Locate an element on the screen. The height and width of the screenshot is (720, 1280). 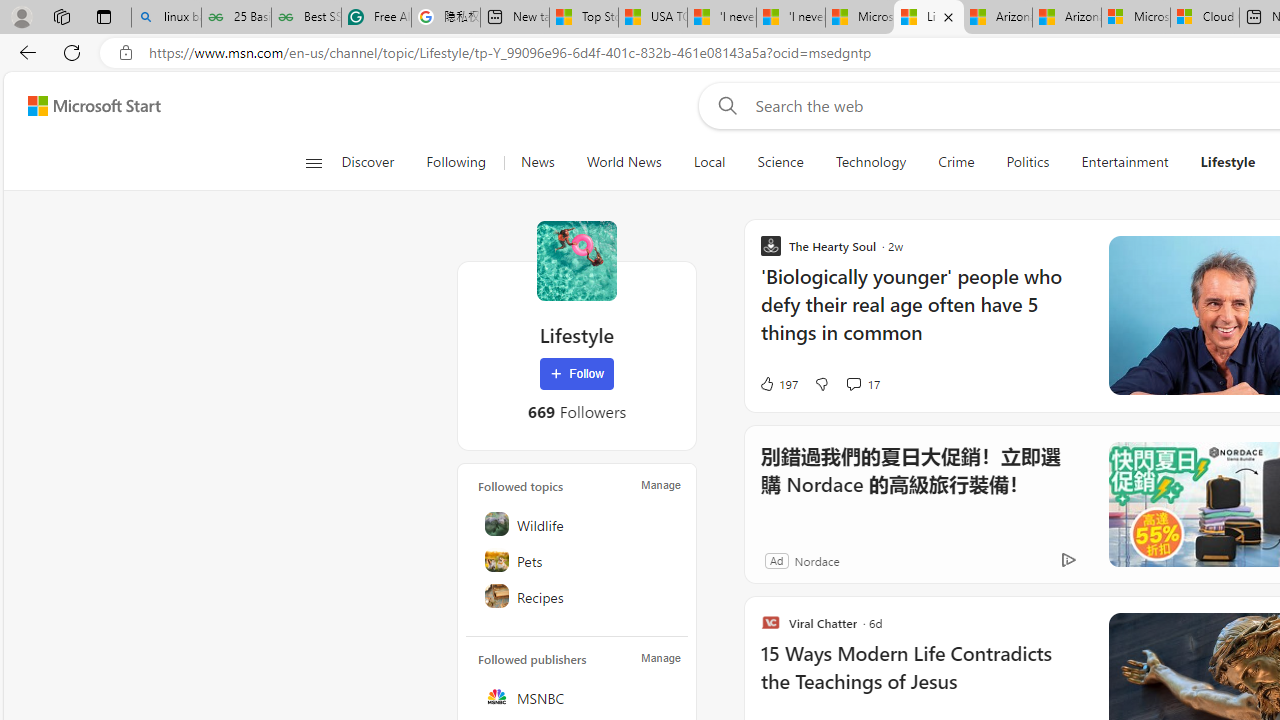
'linux basic - Search' is located at coordinates (166, 17).